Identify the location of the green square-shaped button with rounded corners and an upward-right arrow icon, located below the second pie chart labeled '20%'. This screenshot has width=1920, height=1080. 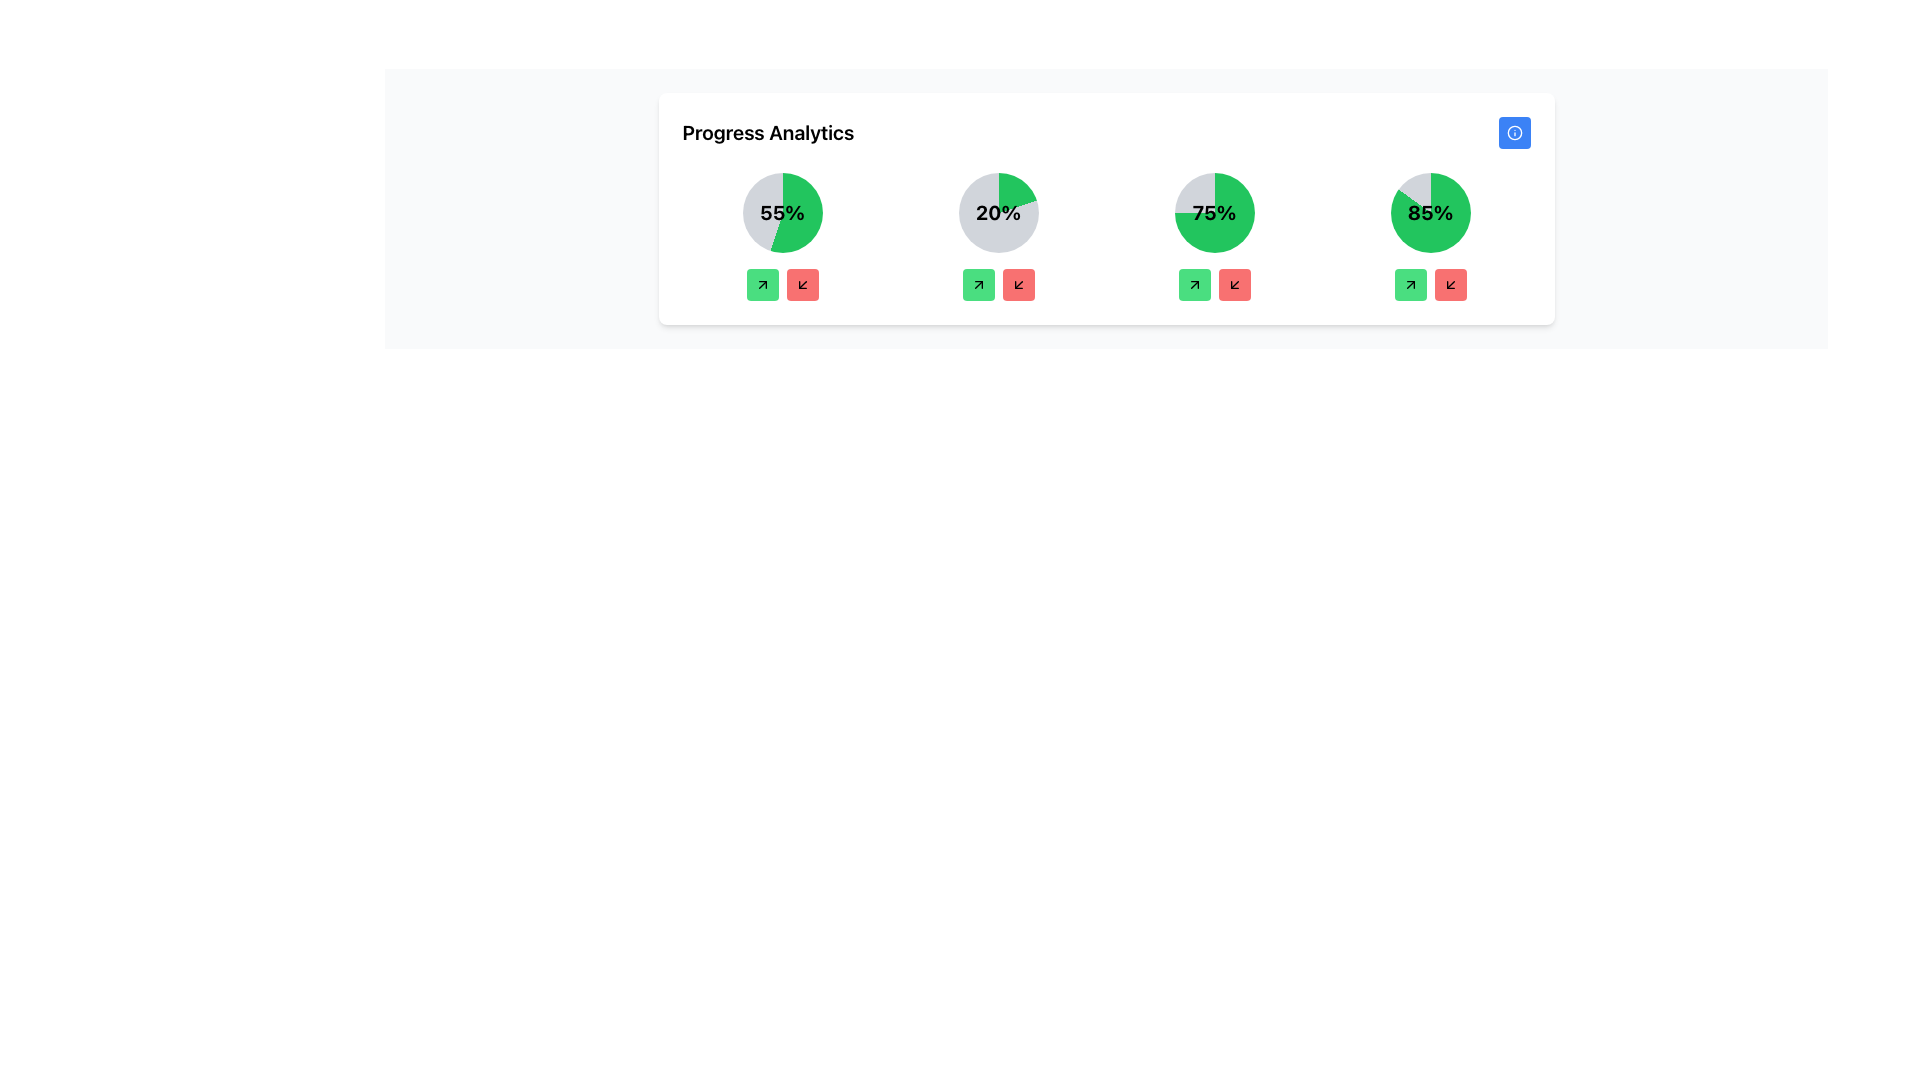
(978, 285).